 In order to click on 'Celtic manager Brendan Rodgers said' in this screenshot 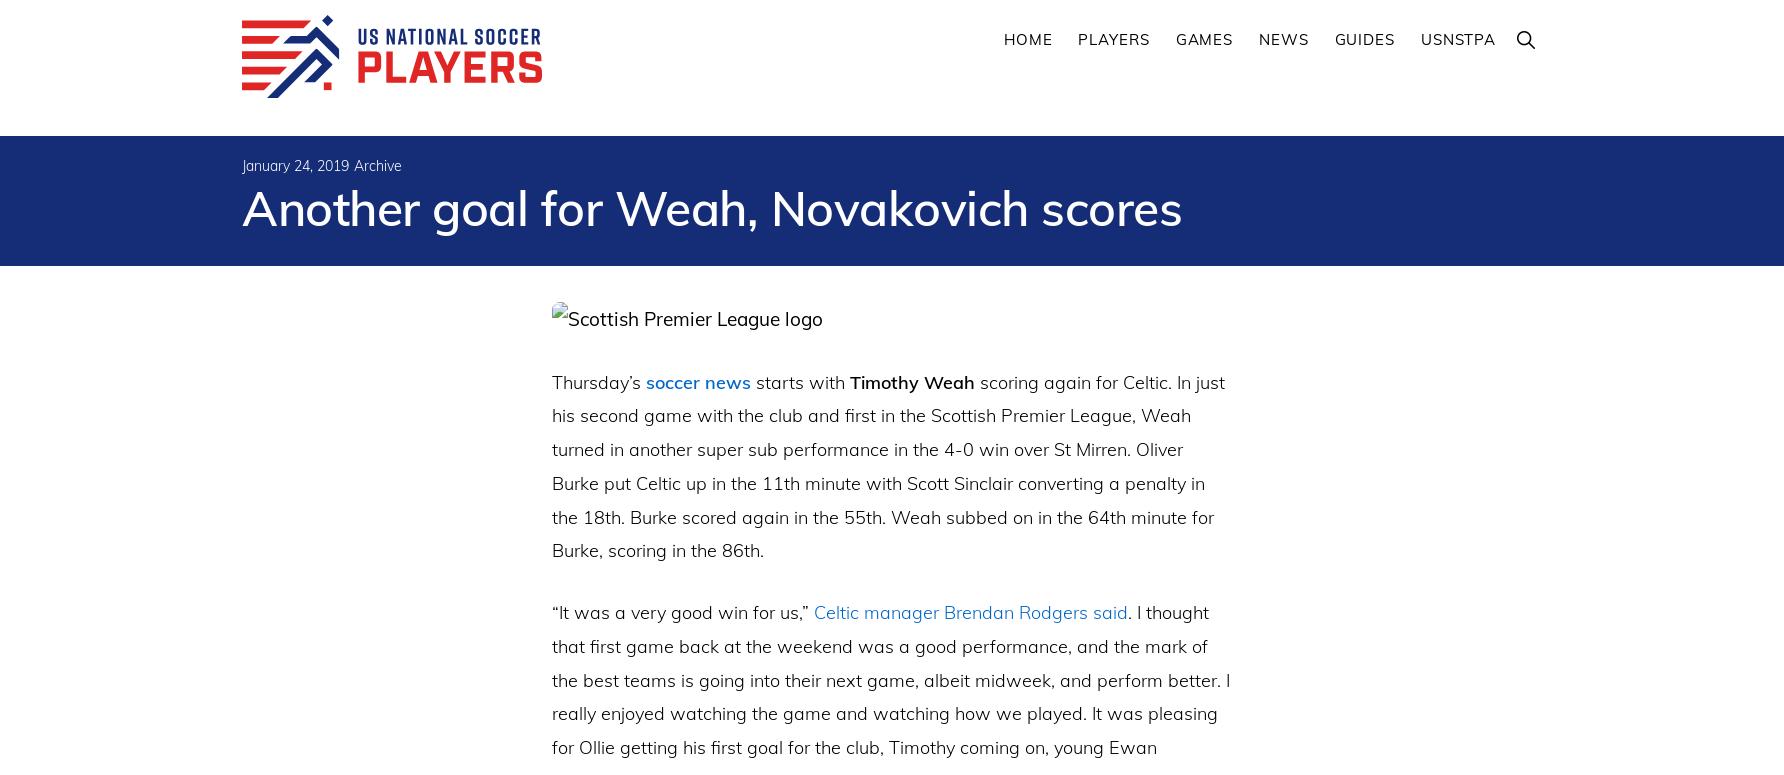, I will do `click(813, 612)`.